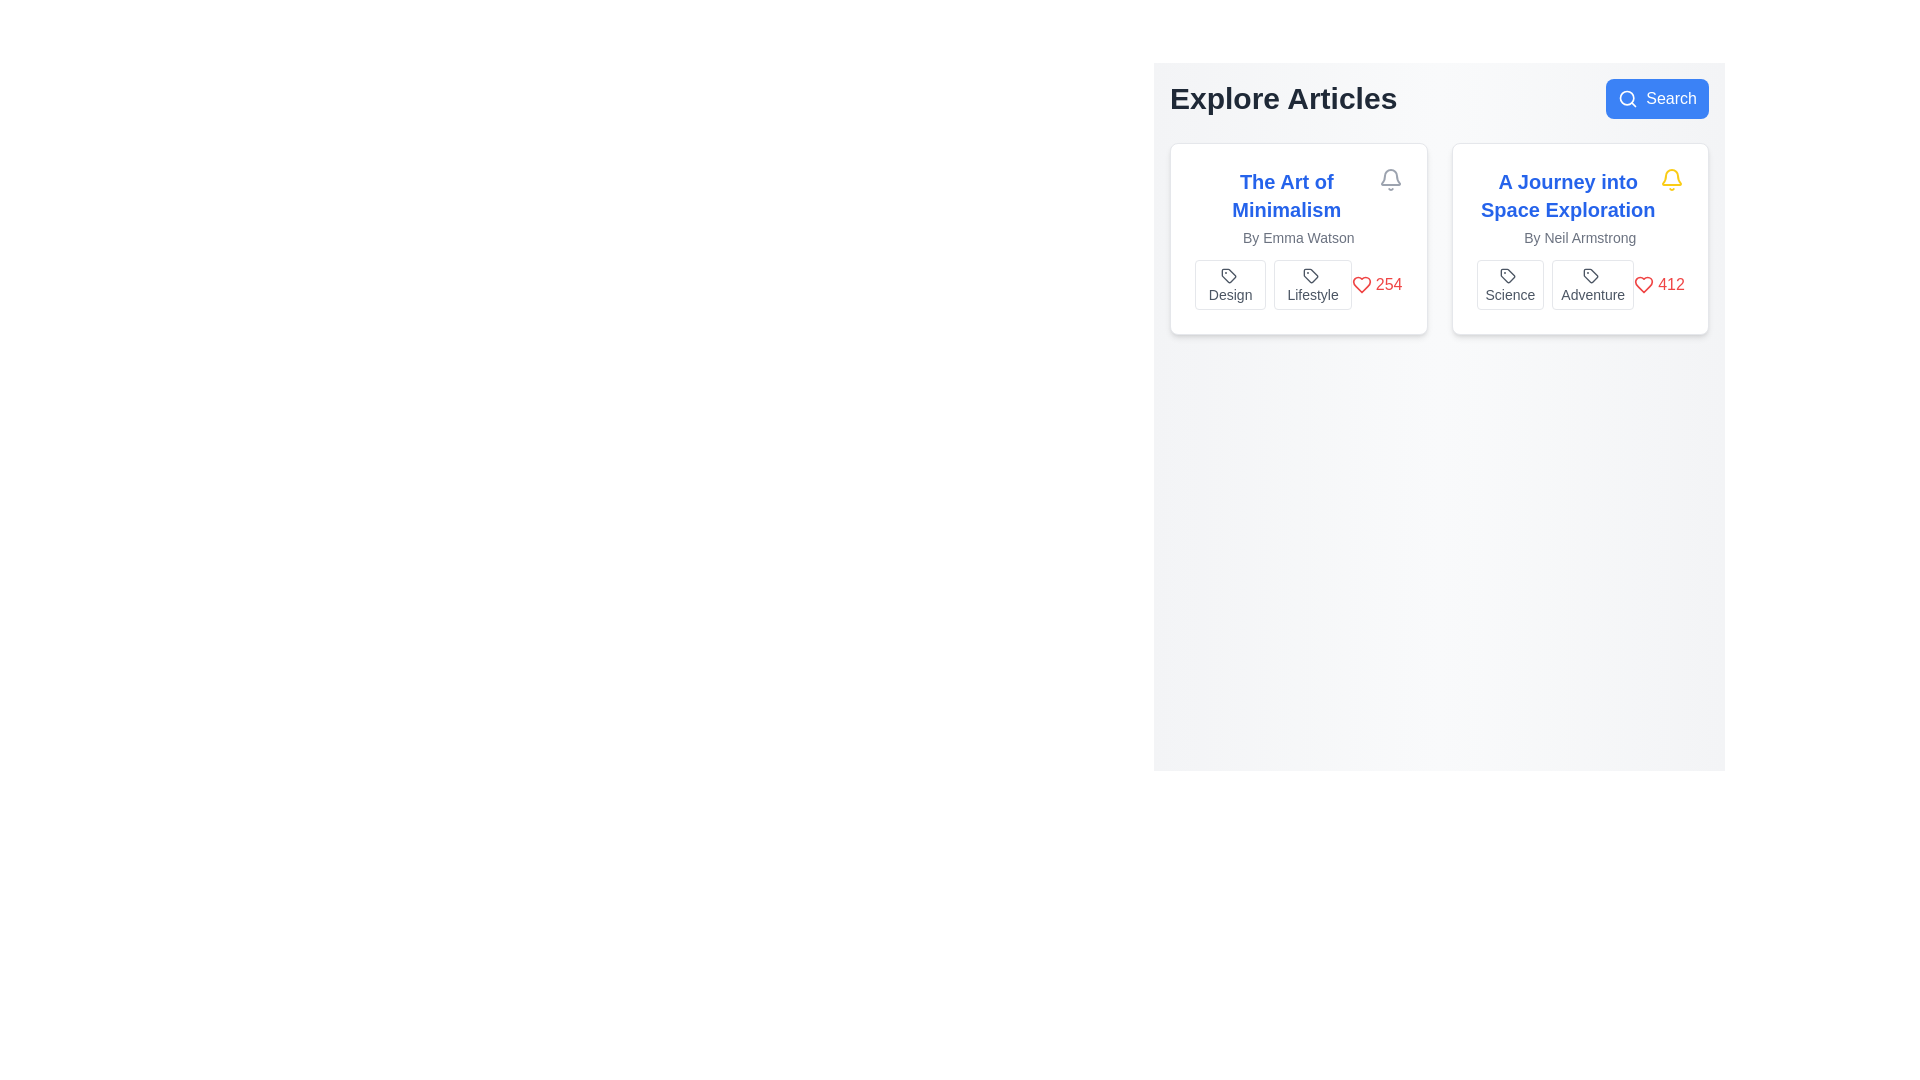  I want to click on the icon representing the 'Design' tag located in the first card under the title 'The Art of Minimalism'. This icon is the leftmost tag in a horizontal group of tags, so click(1227, 276).